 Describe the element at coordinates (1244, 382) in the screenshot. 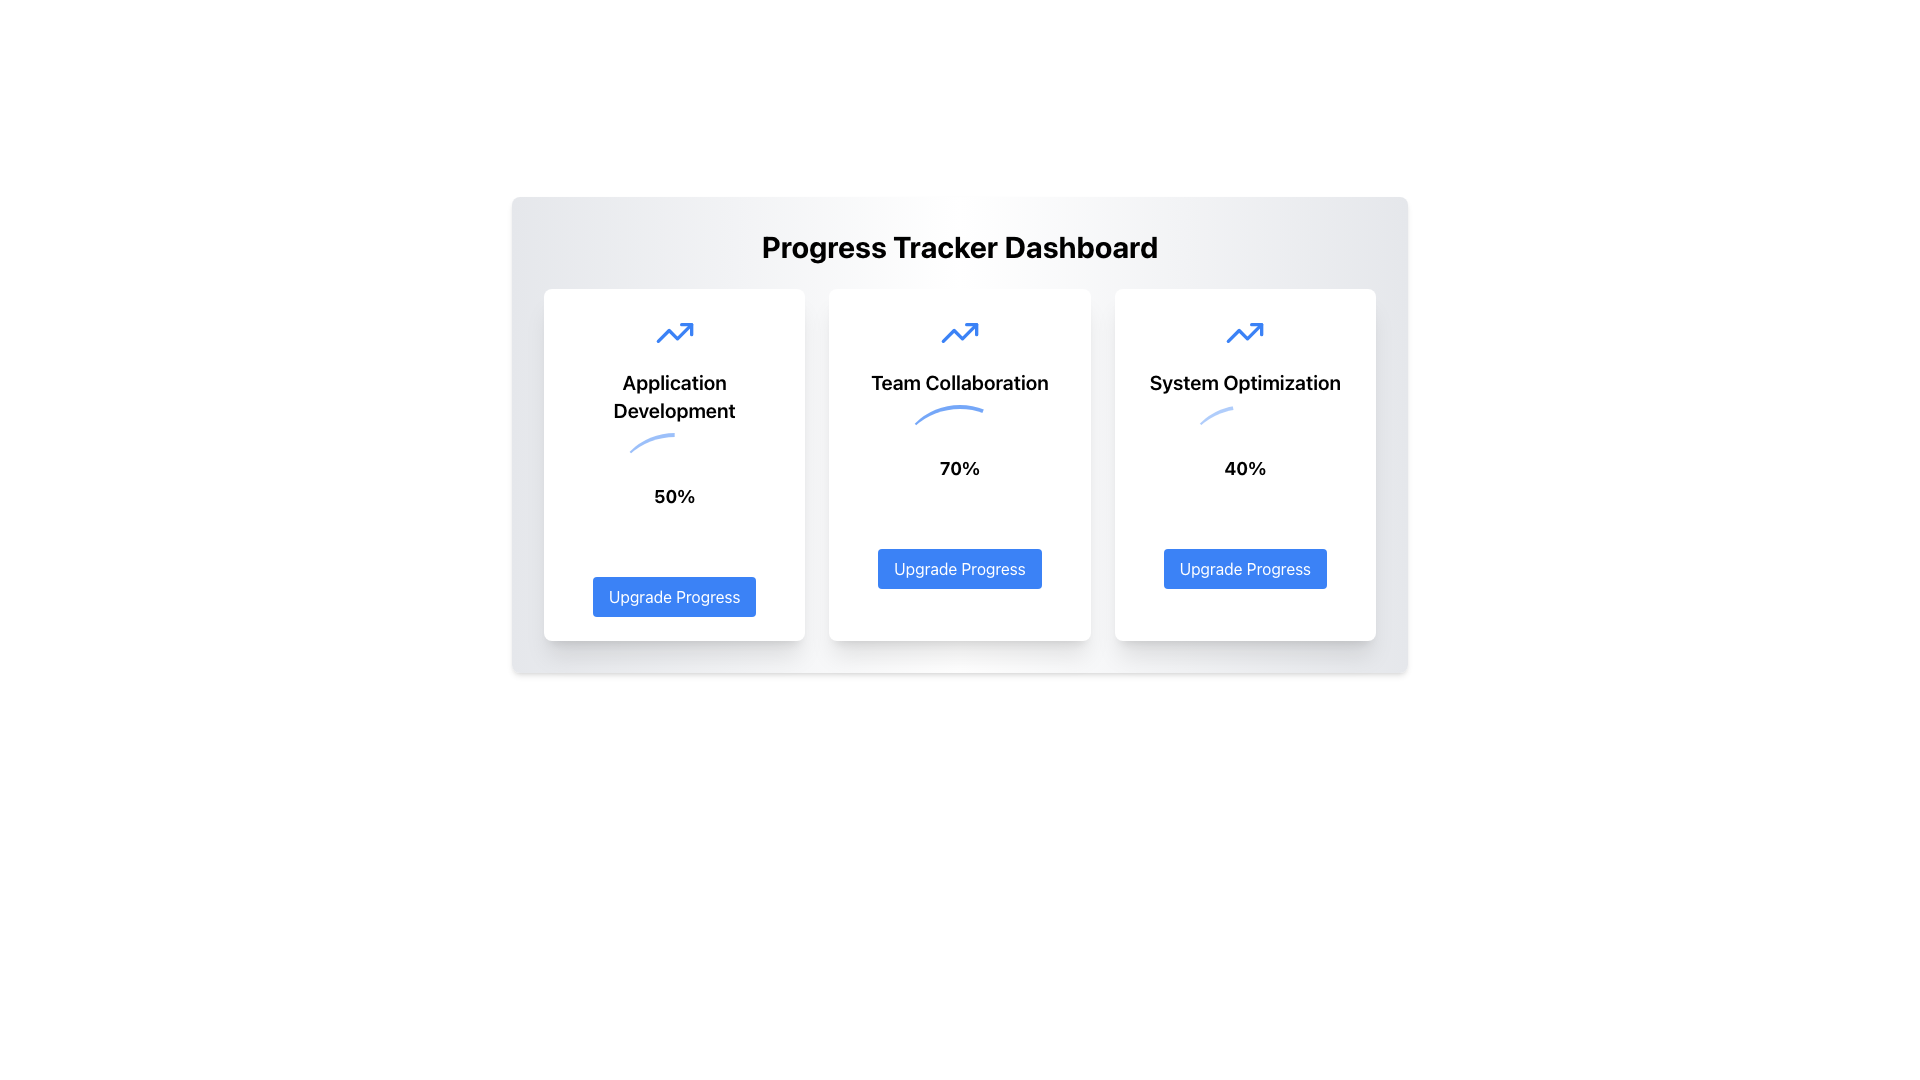

I see `the Text Label located in the rightmost card of a three-card layout, which serves as a heading or title for the card, positioned below a blue arrow icon and above a percentage indicator and an 'Upgrade Progress' button` at that location.